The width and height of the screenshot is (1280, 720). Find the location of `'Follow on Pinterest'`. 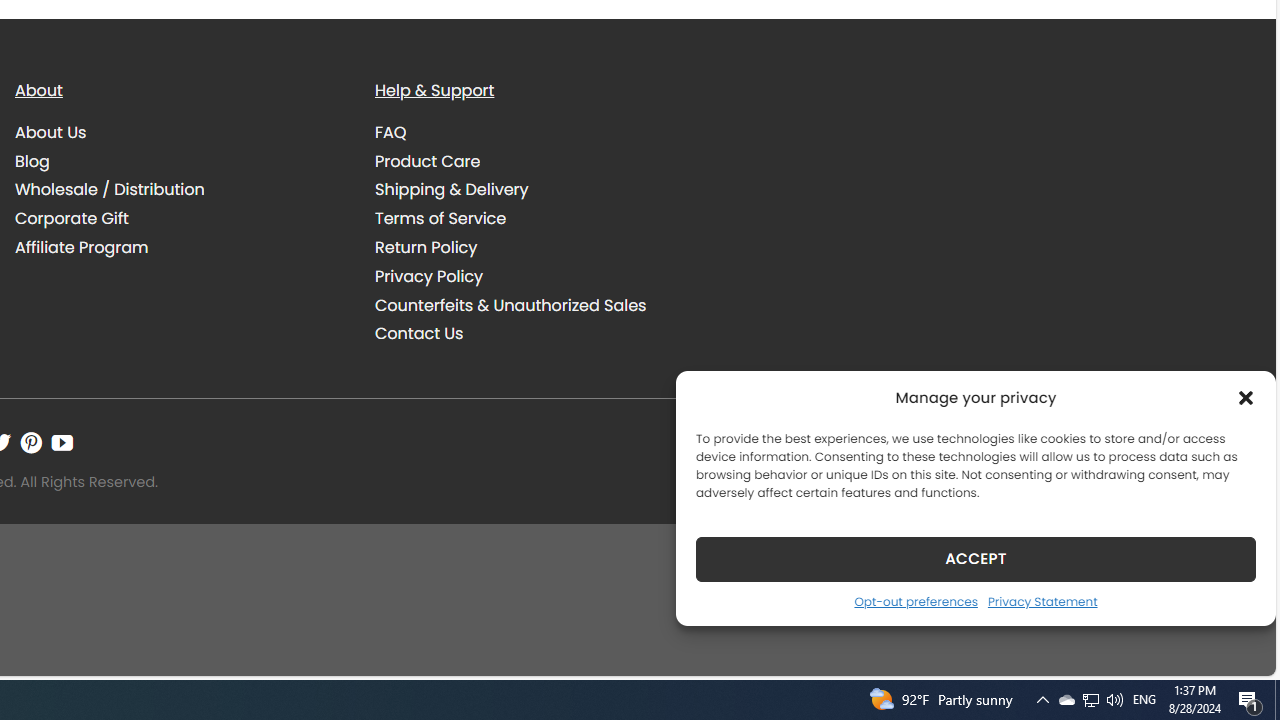

'Follow on Pinterest' is located at coordinates (31, 441).